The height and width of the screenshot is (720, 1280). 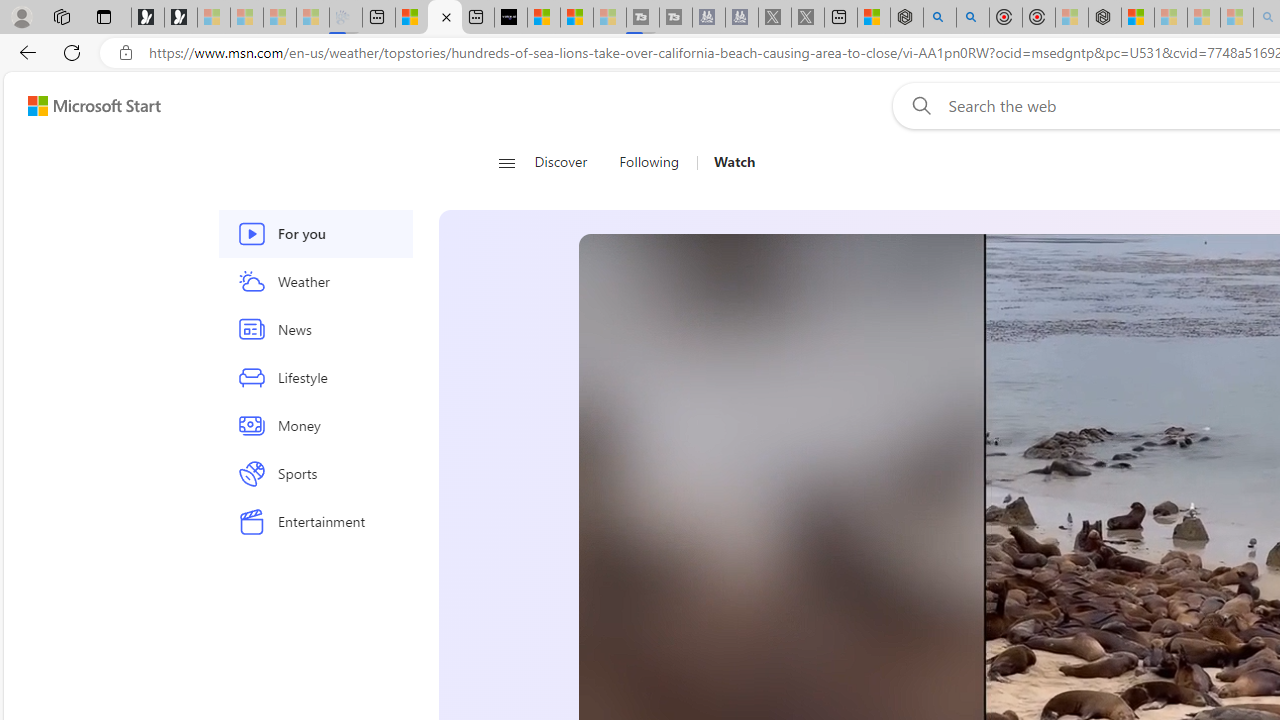 I want to click on 'Web search', so click(x=916, y=105).